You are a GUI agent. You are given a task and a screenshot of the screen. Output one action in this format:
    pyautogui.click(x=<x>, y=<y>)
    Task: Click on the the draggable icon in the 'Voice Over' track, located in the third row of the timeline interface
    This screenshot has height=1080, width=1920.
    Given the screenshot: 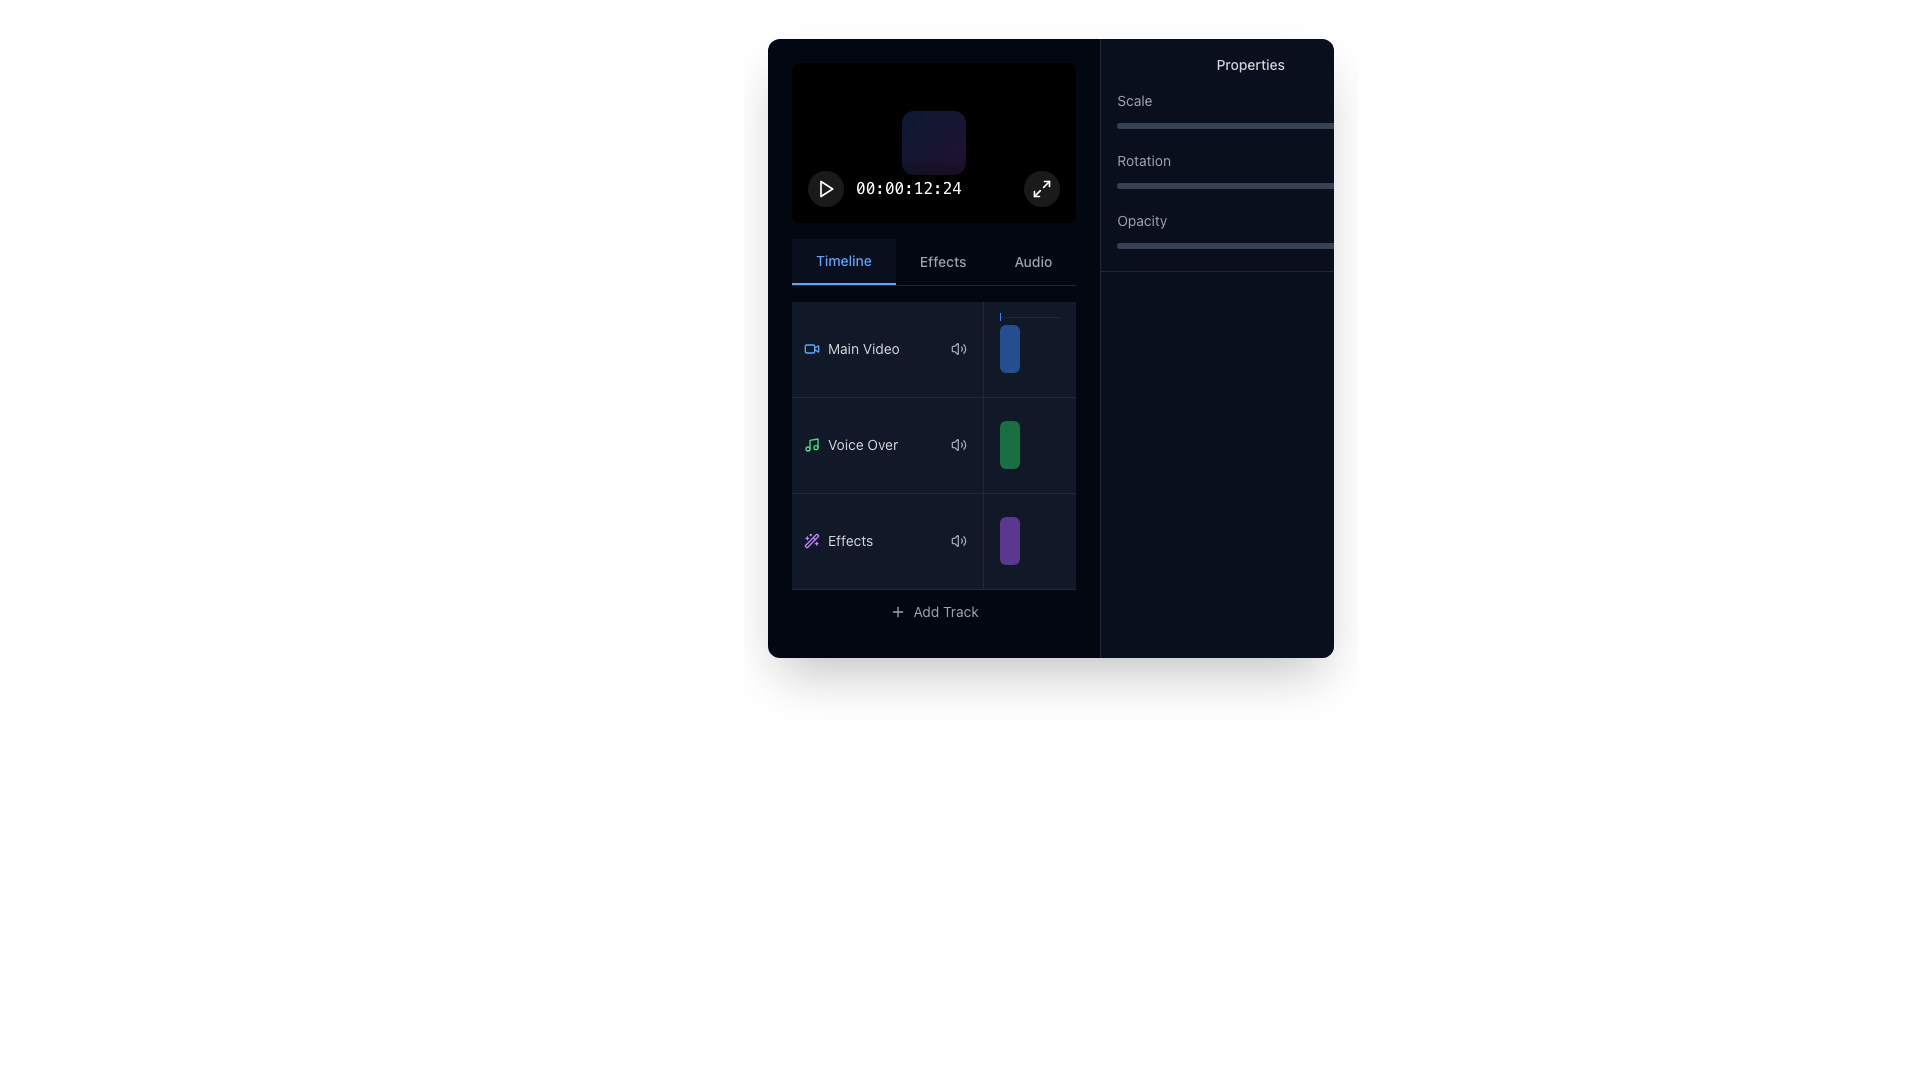 What is the action you would take?
    pyautogui.click(x=1010, y=444)
    